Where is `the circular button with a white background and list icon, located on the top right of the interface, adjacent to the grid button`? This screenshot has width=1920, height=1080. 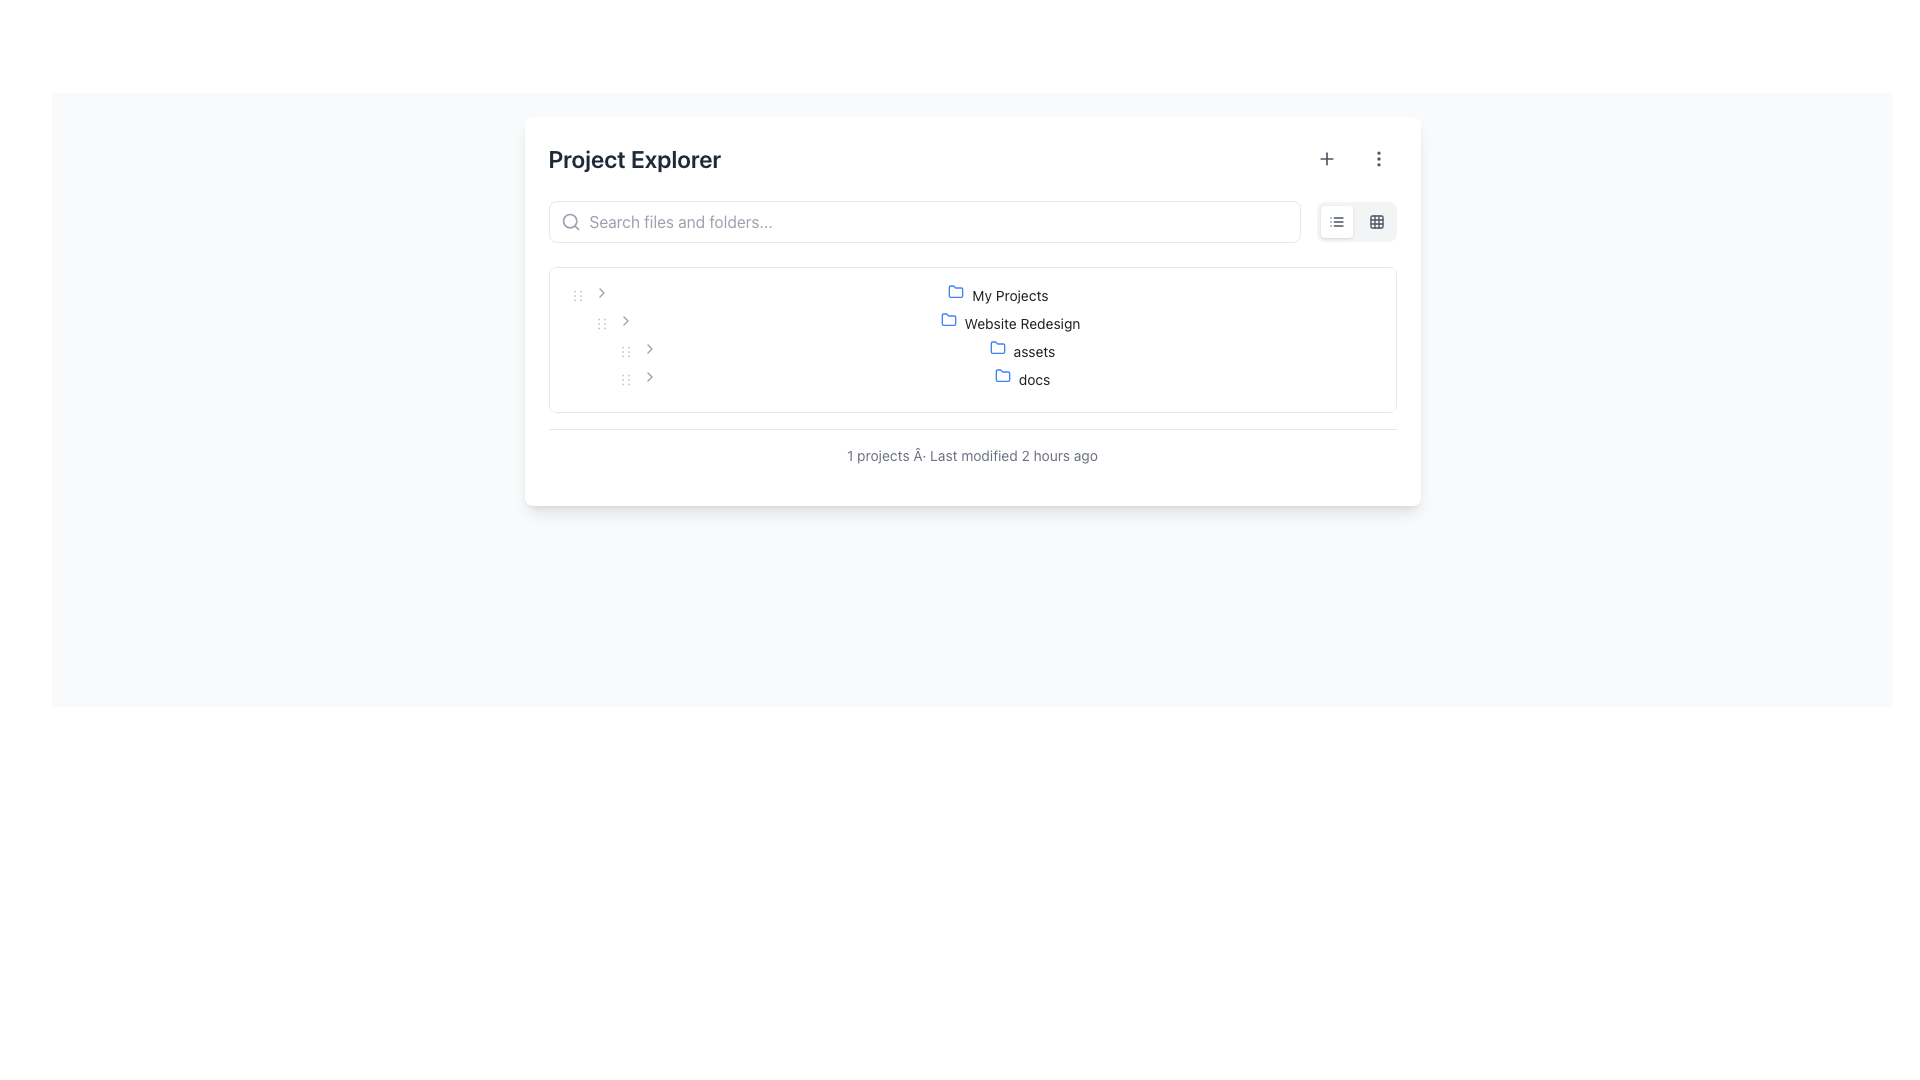 the circular button with a white background and list icon, located on the top right of the interface, adjacent to the grid button is located at coordinates (1336, 222).